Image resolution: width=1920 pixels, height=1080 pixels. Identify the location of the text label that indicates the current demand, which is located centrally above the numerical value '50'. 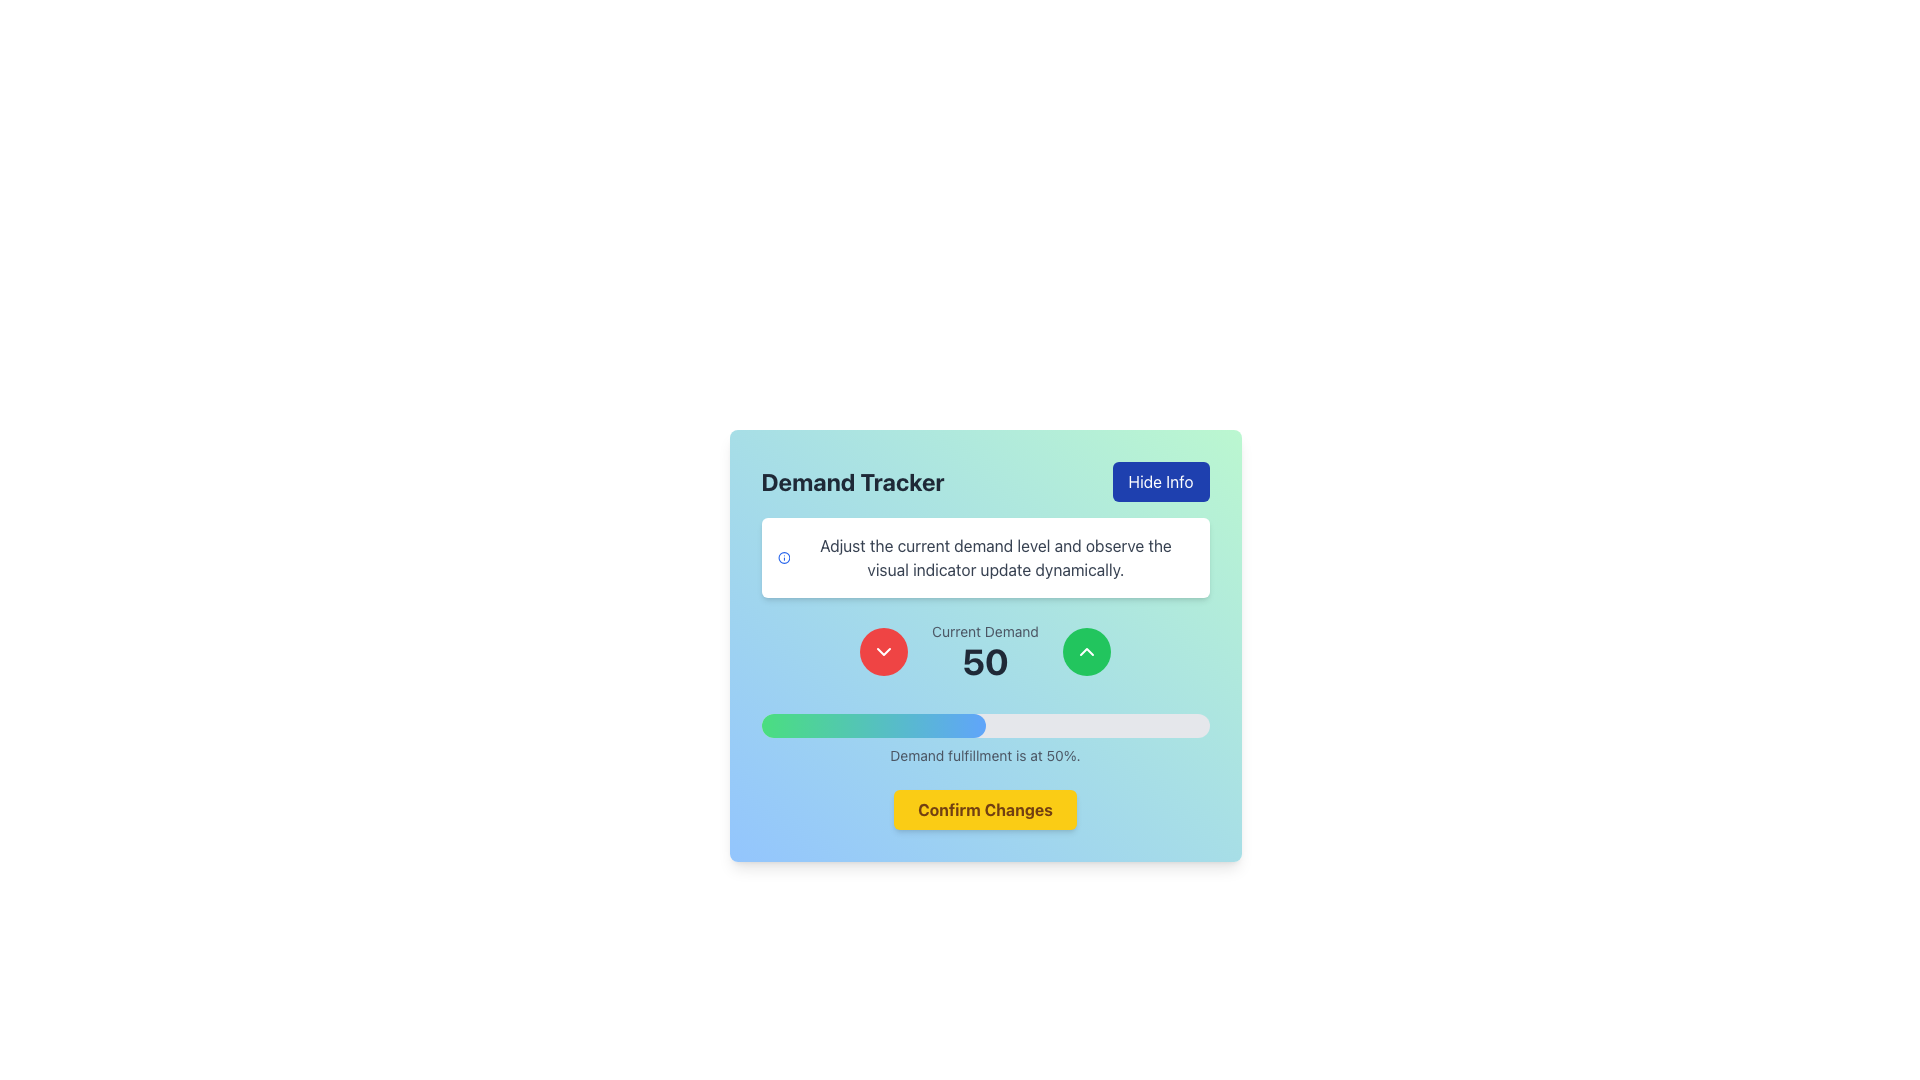
(985, 632).